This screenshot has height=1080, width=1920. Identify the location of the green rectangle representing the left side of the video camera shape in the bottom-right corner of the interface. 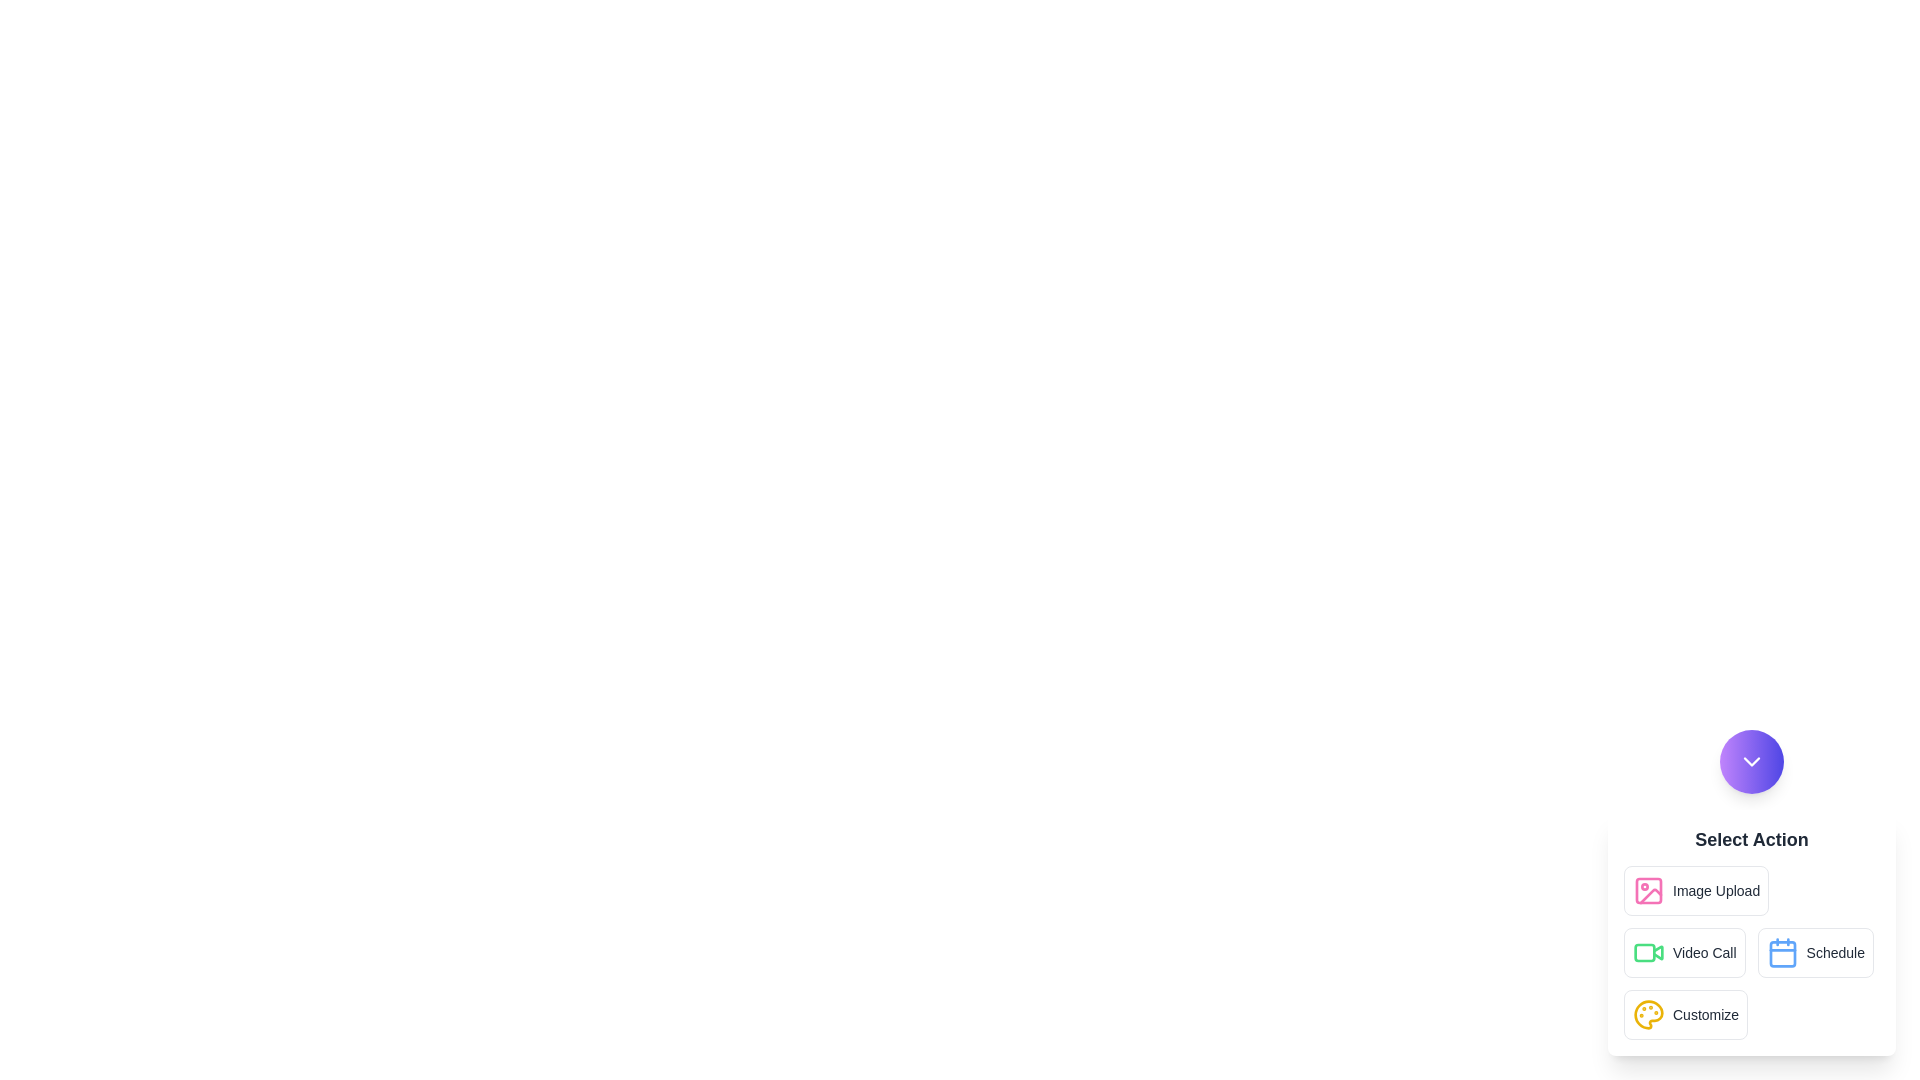
(1645, 951).